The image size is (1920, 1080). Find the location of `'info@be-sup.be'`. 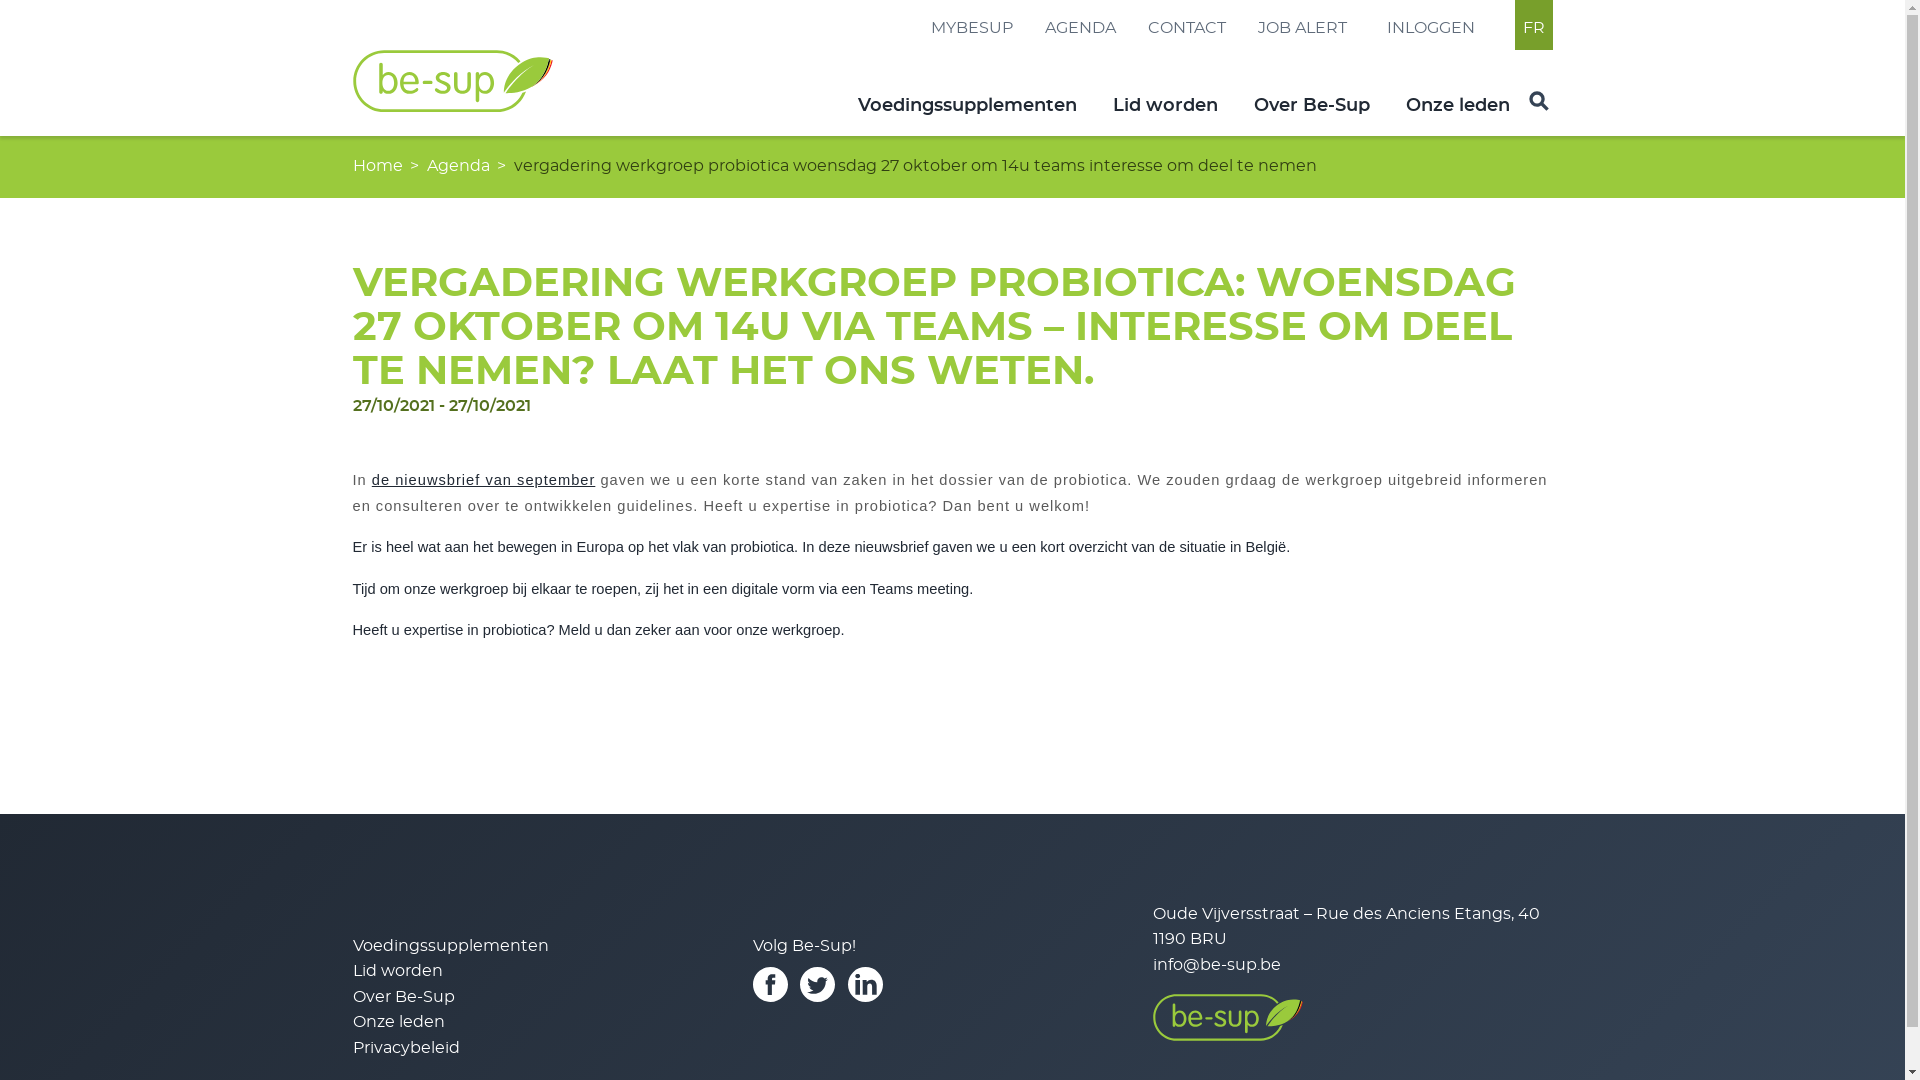

'info@be-sup.be' is located at coordinates (1152, 963).